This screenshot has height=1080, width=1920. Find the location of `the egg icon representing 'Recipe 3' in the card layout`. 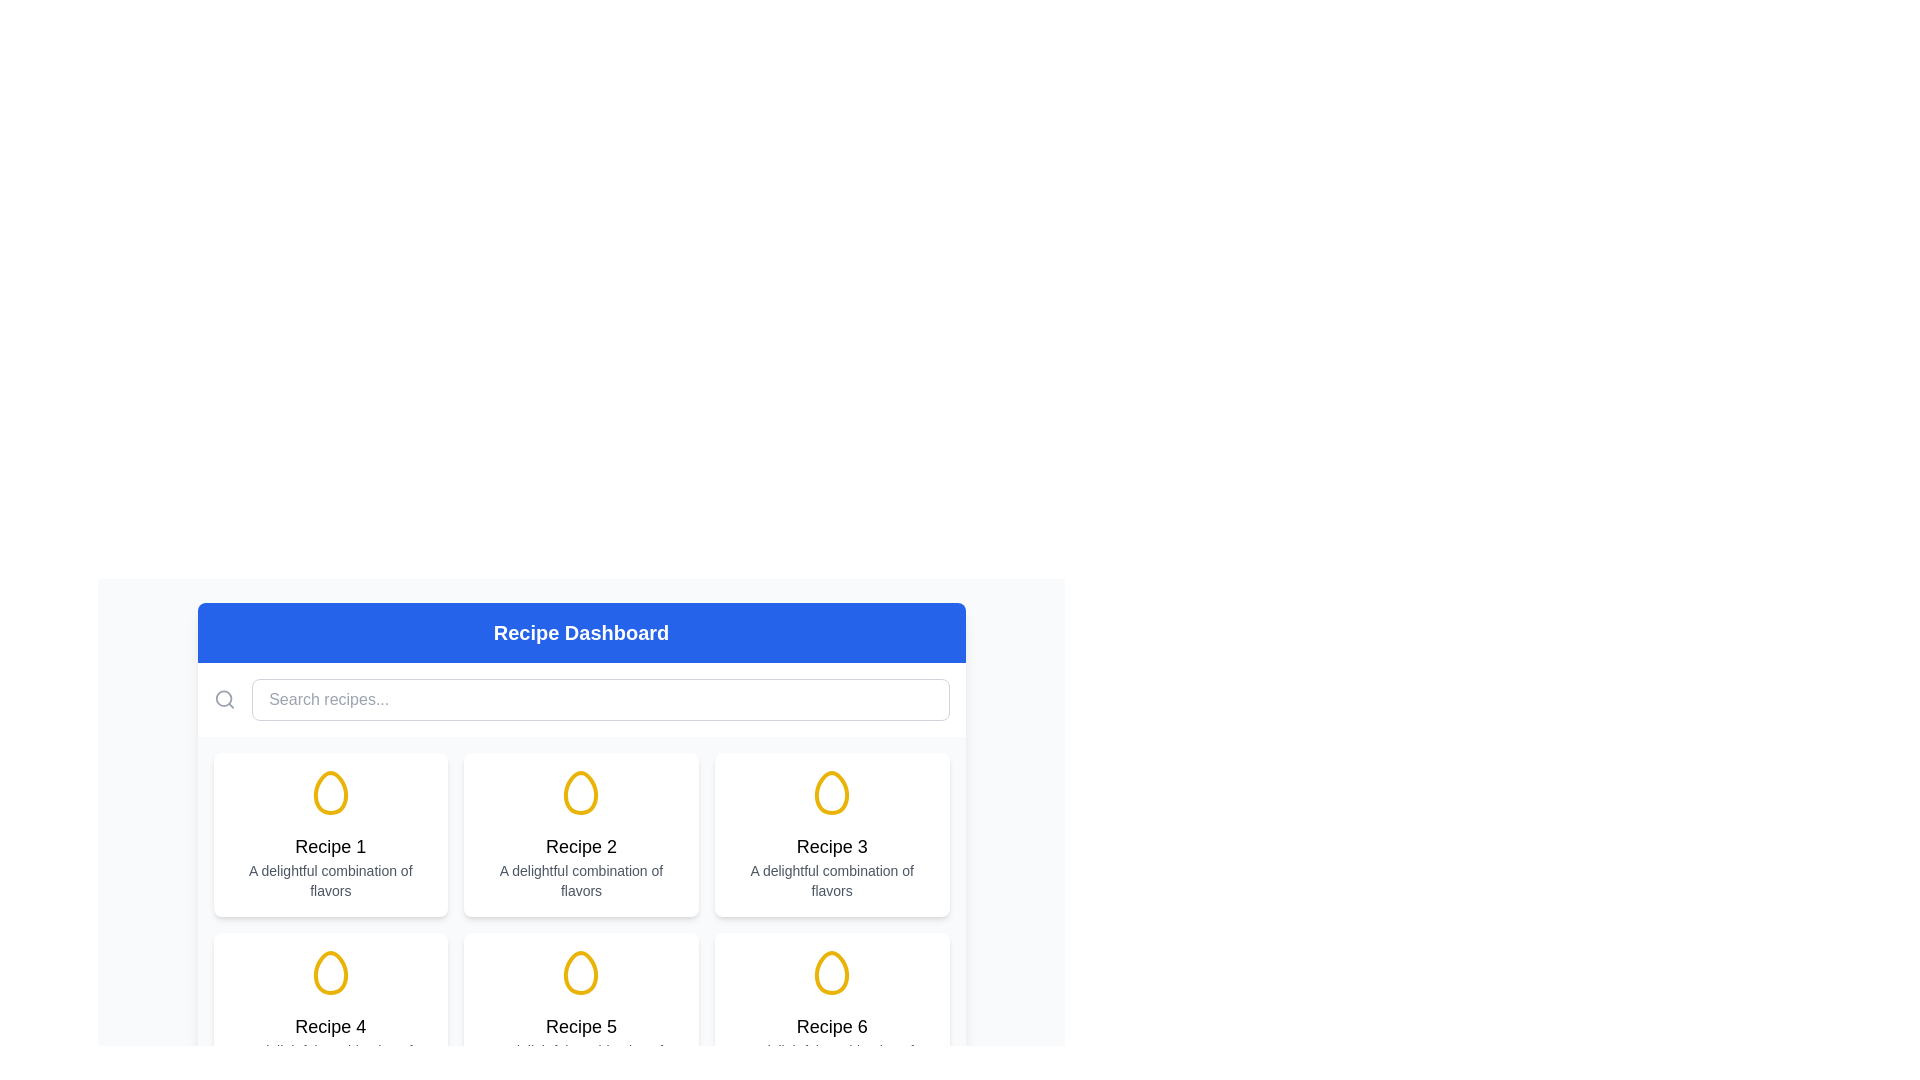

the egg icon representing 'Recipe 3' in the card layout is located at coordinates (832, 792).